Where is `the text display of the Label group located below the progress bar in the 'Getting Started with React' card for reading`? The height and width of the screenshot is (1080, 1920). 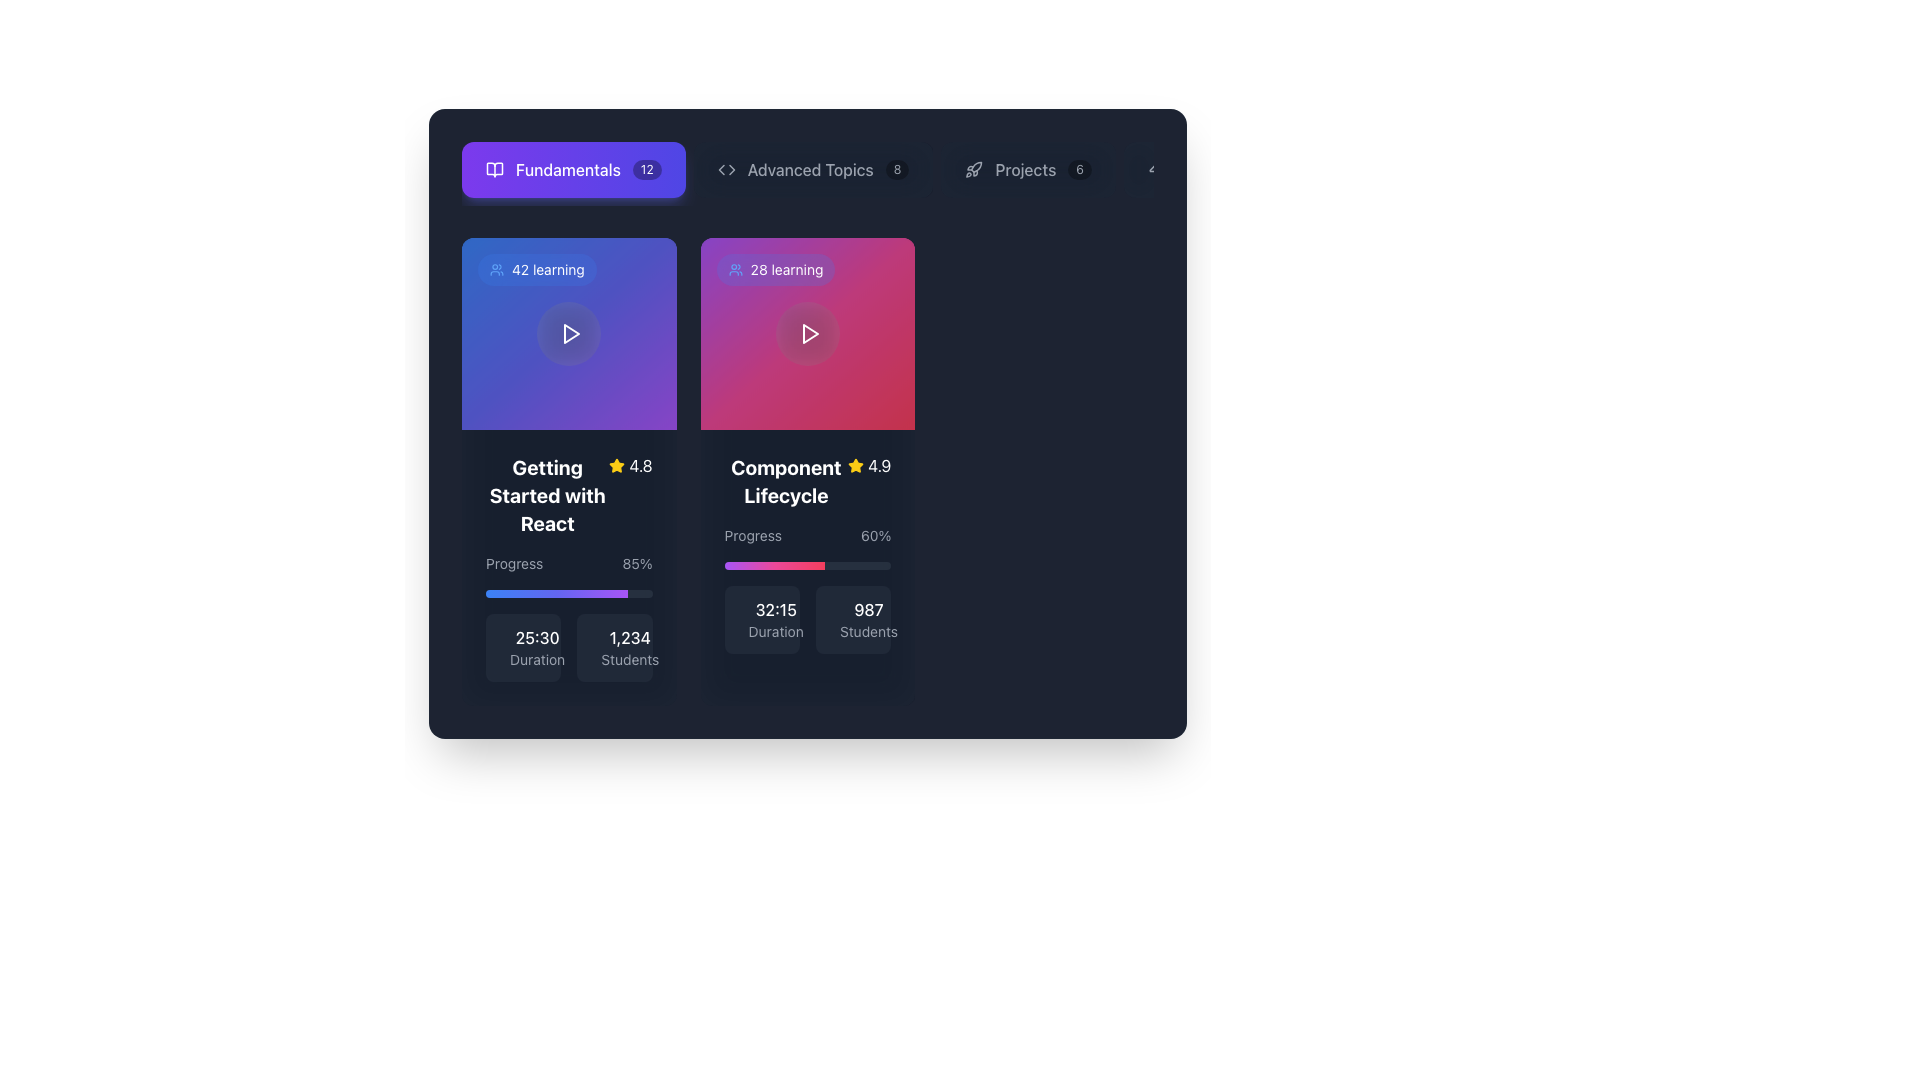
the text display of the Label group located below the progress bar in the 'Getting Started with React' card for reading is located at coordinates (568, 648).